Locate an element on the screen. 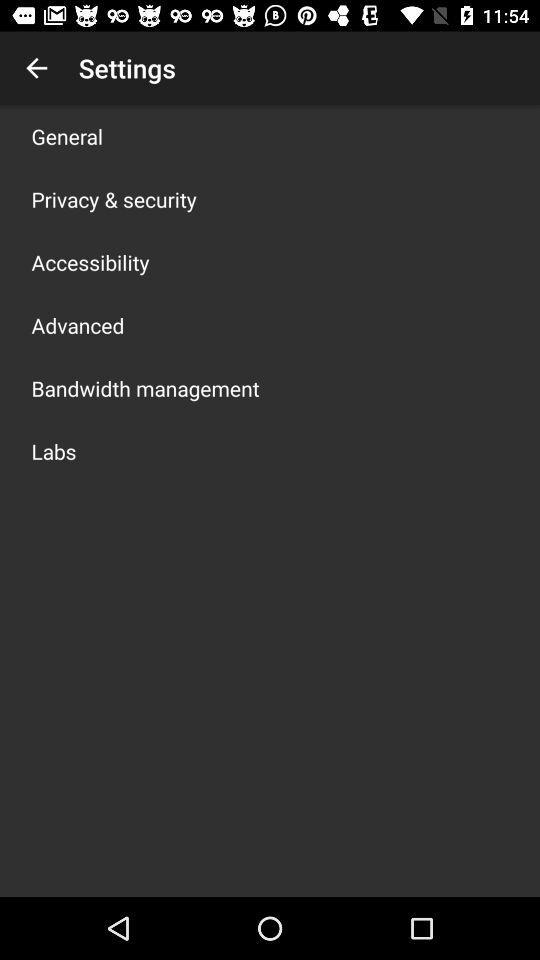  icon to the left of the settings item is located at coordinates (36, 68).